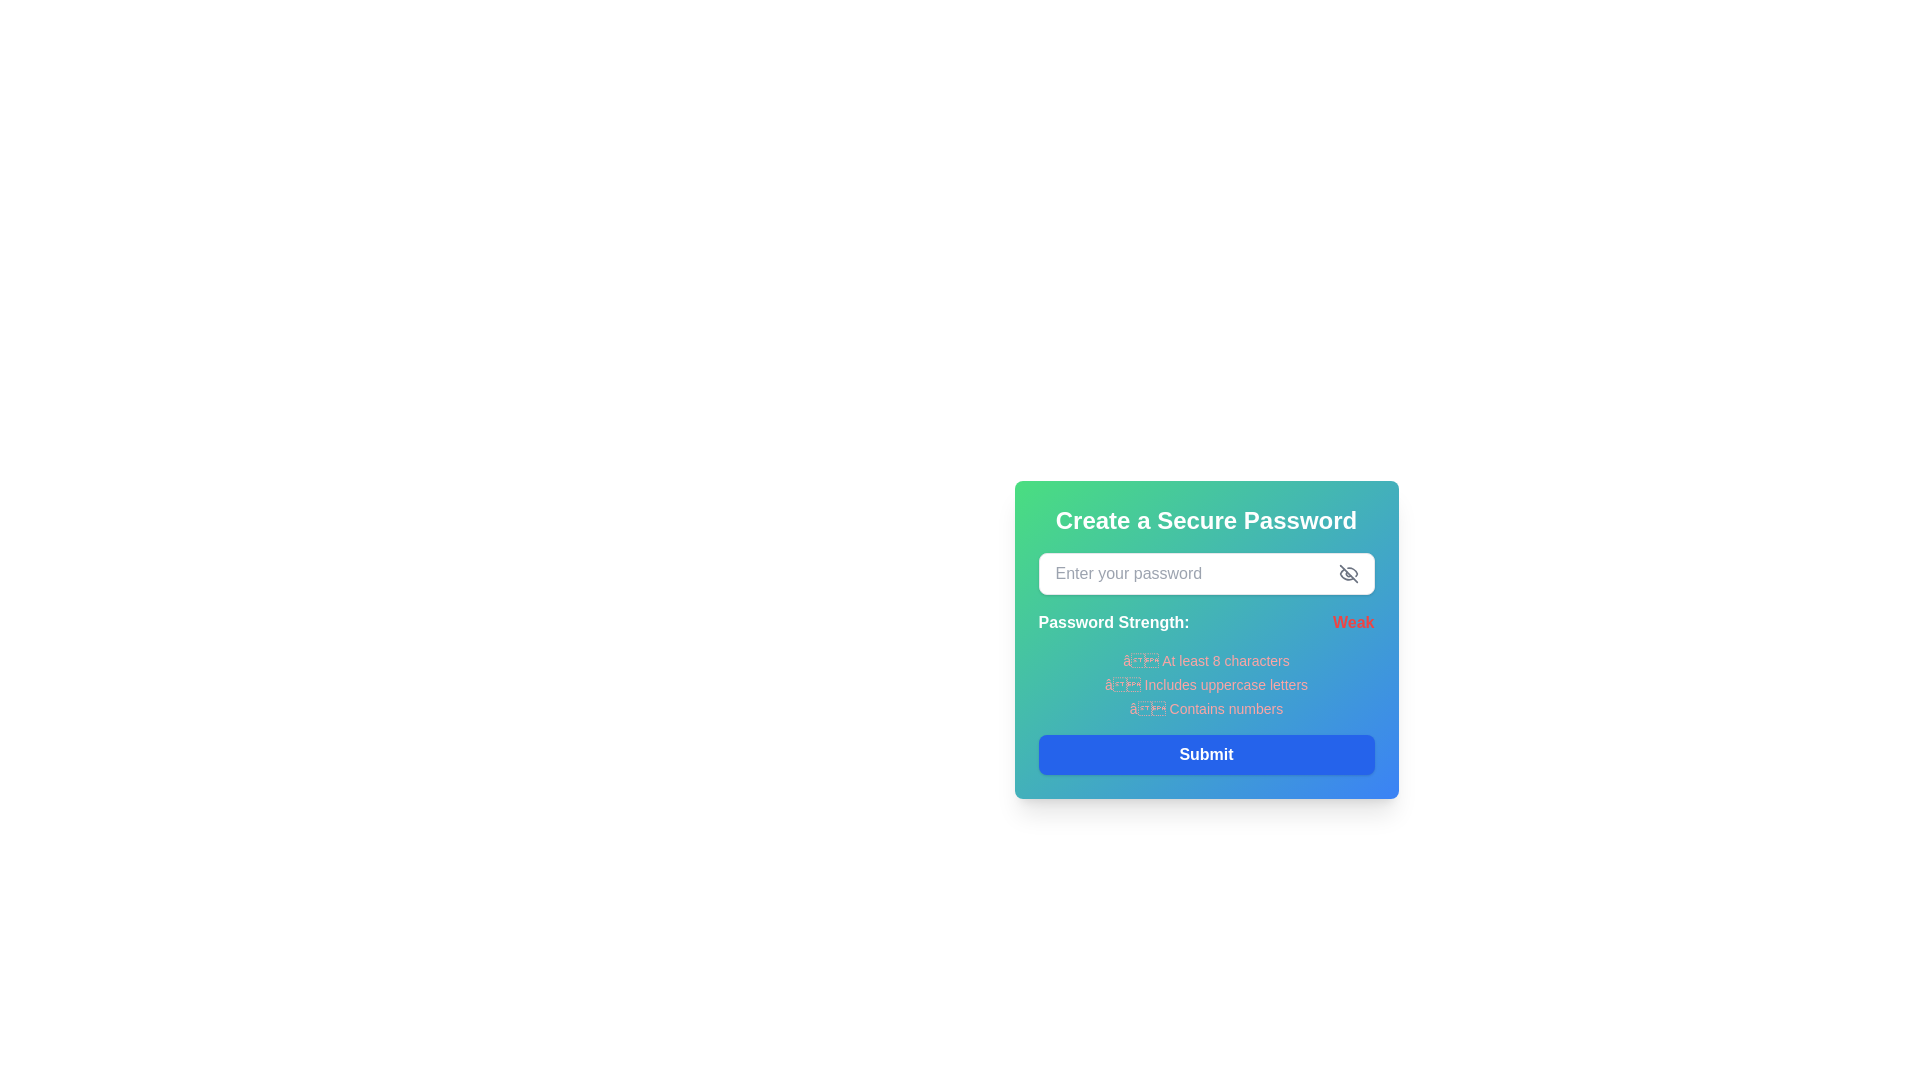 This screenshot has width=1920, height=1080. Describe the element at coordinates (1348, 574) in the screenshot. I see `the visibility toggle button with a hidden eye icon, located to the far right of the password input field, to change its color` at that location.